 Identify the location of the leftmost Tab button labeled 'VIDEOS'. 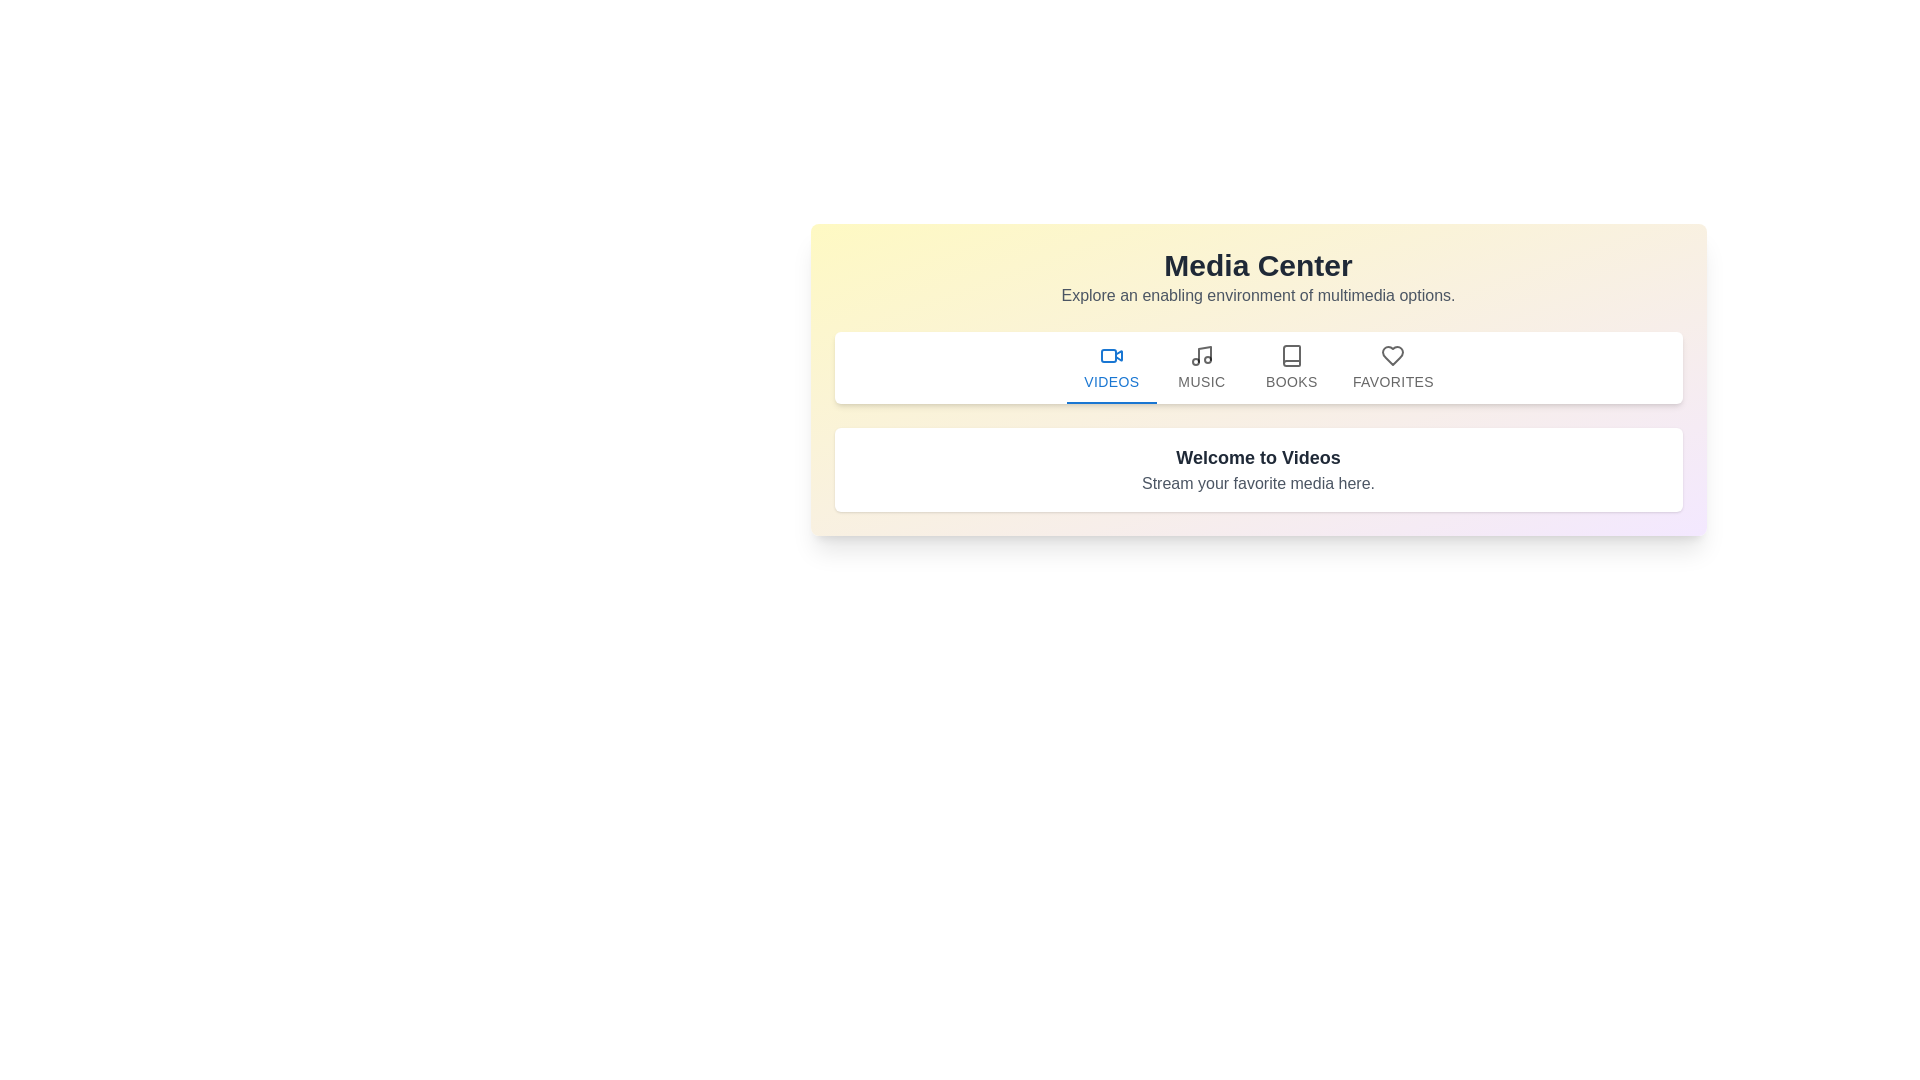
(1109, 367).